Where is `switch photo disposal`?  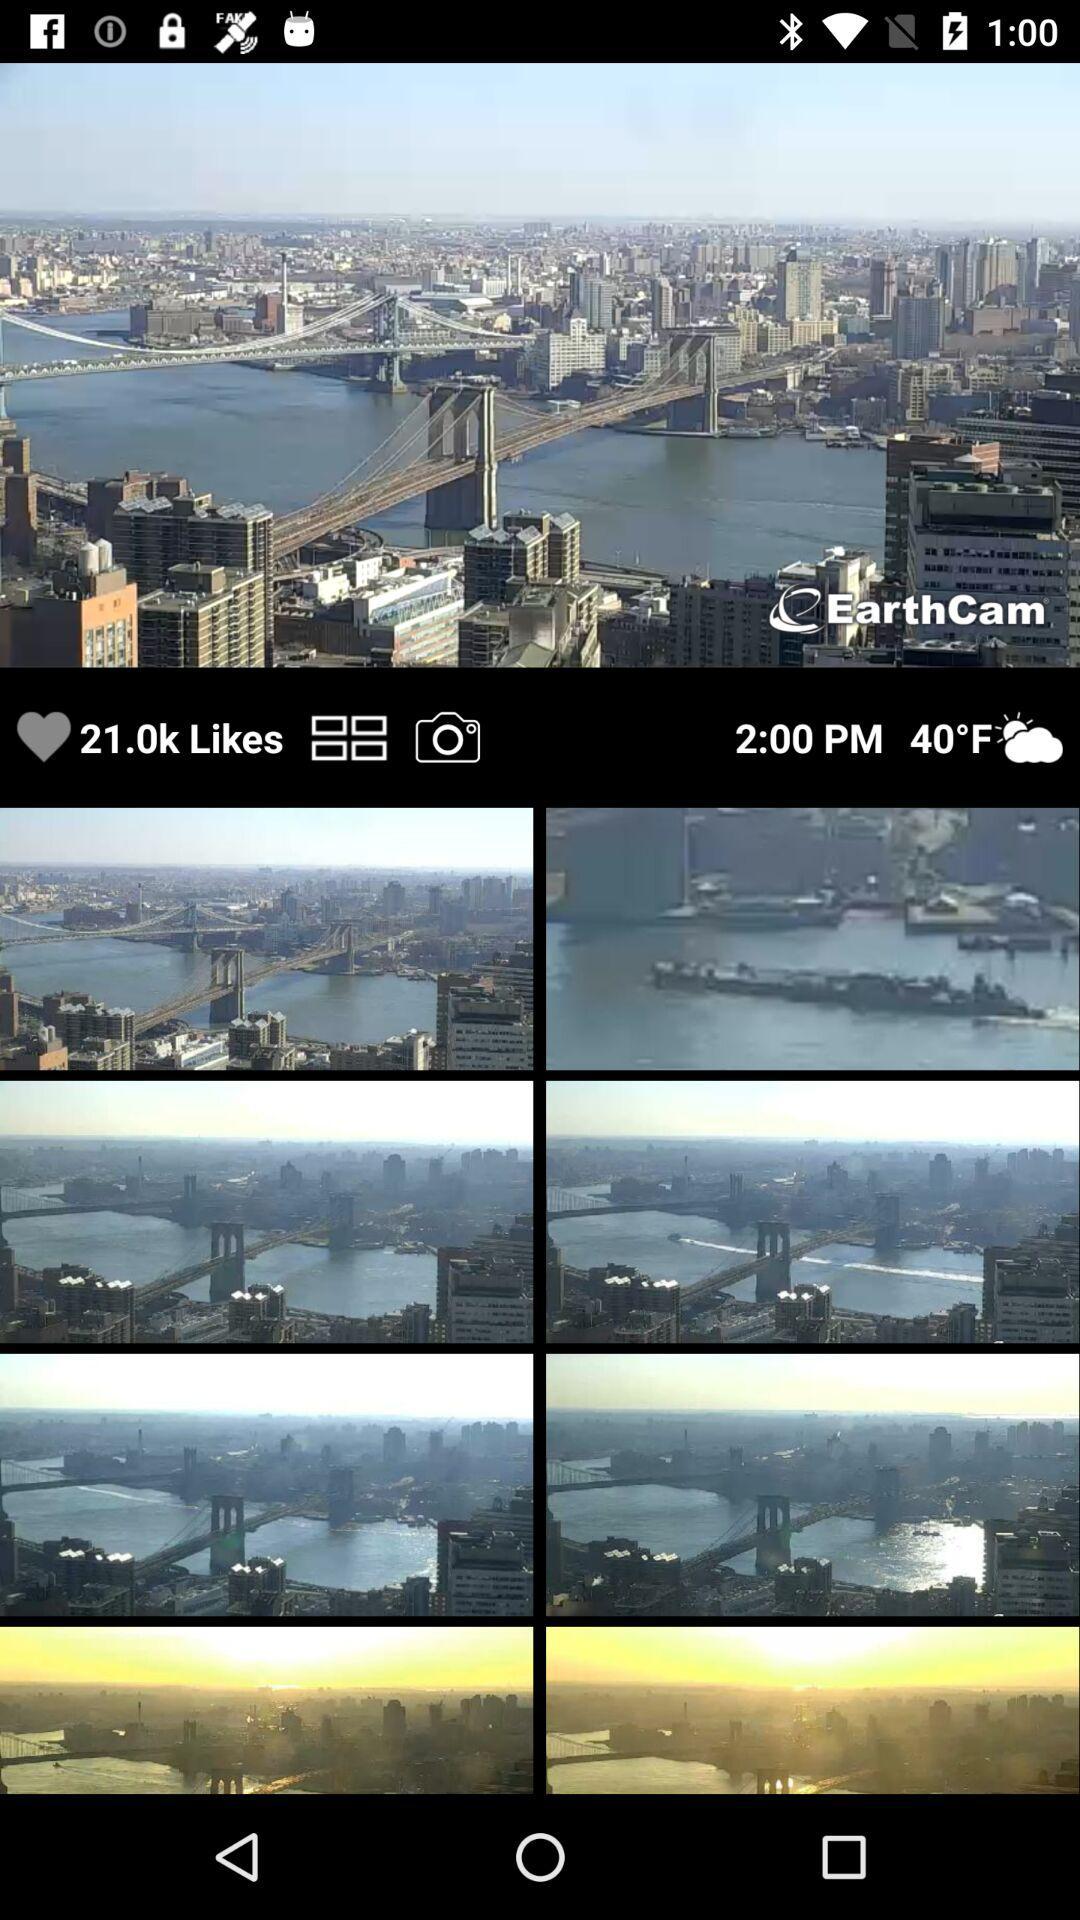
switch photo disposal is located at coordinates (348, 736).